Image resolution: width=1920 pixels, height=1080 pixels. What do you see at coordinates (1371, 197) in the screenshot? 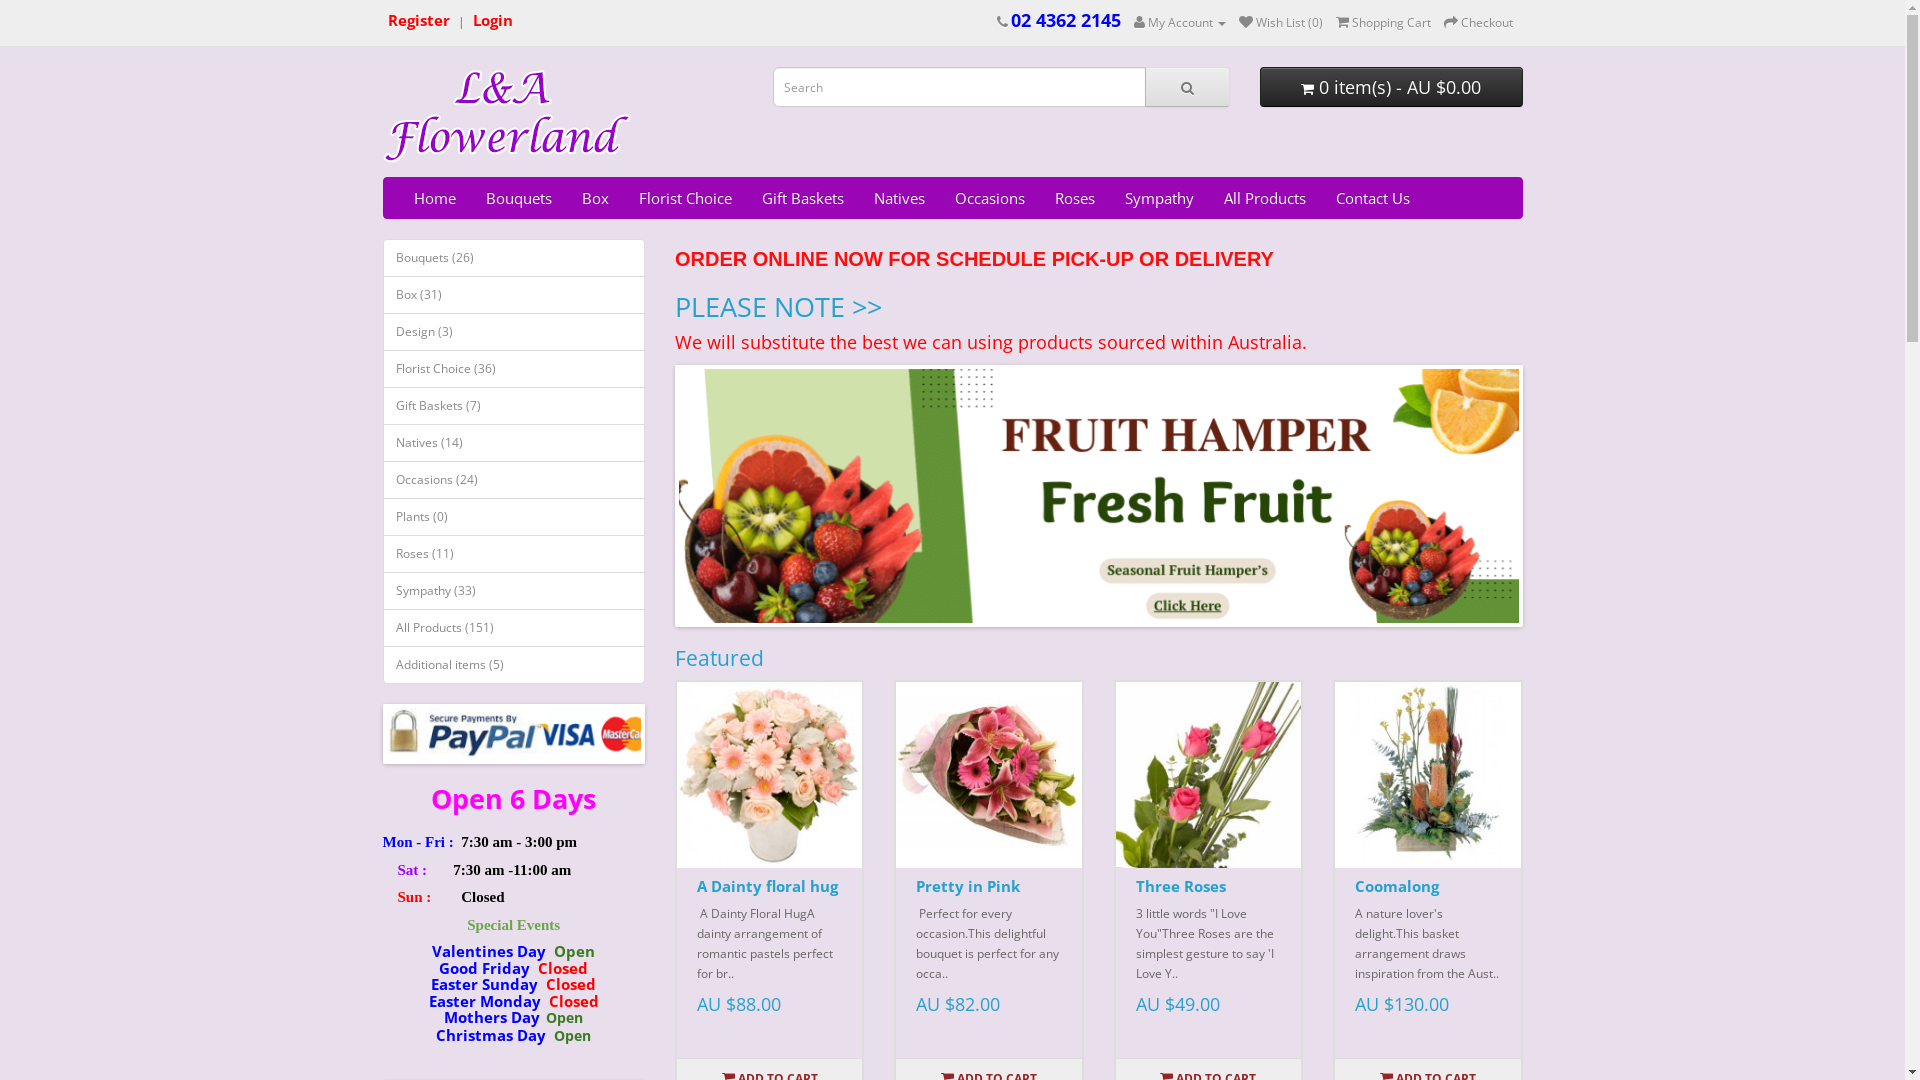
I see `'Contact Us'` at bounding box center [1371, 197].